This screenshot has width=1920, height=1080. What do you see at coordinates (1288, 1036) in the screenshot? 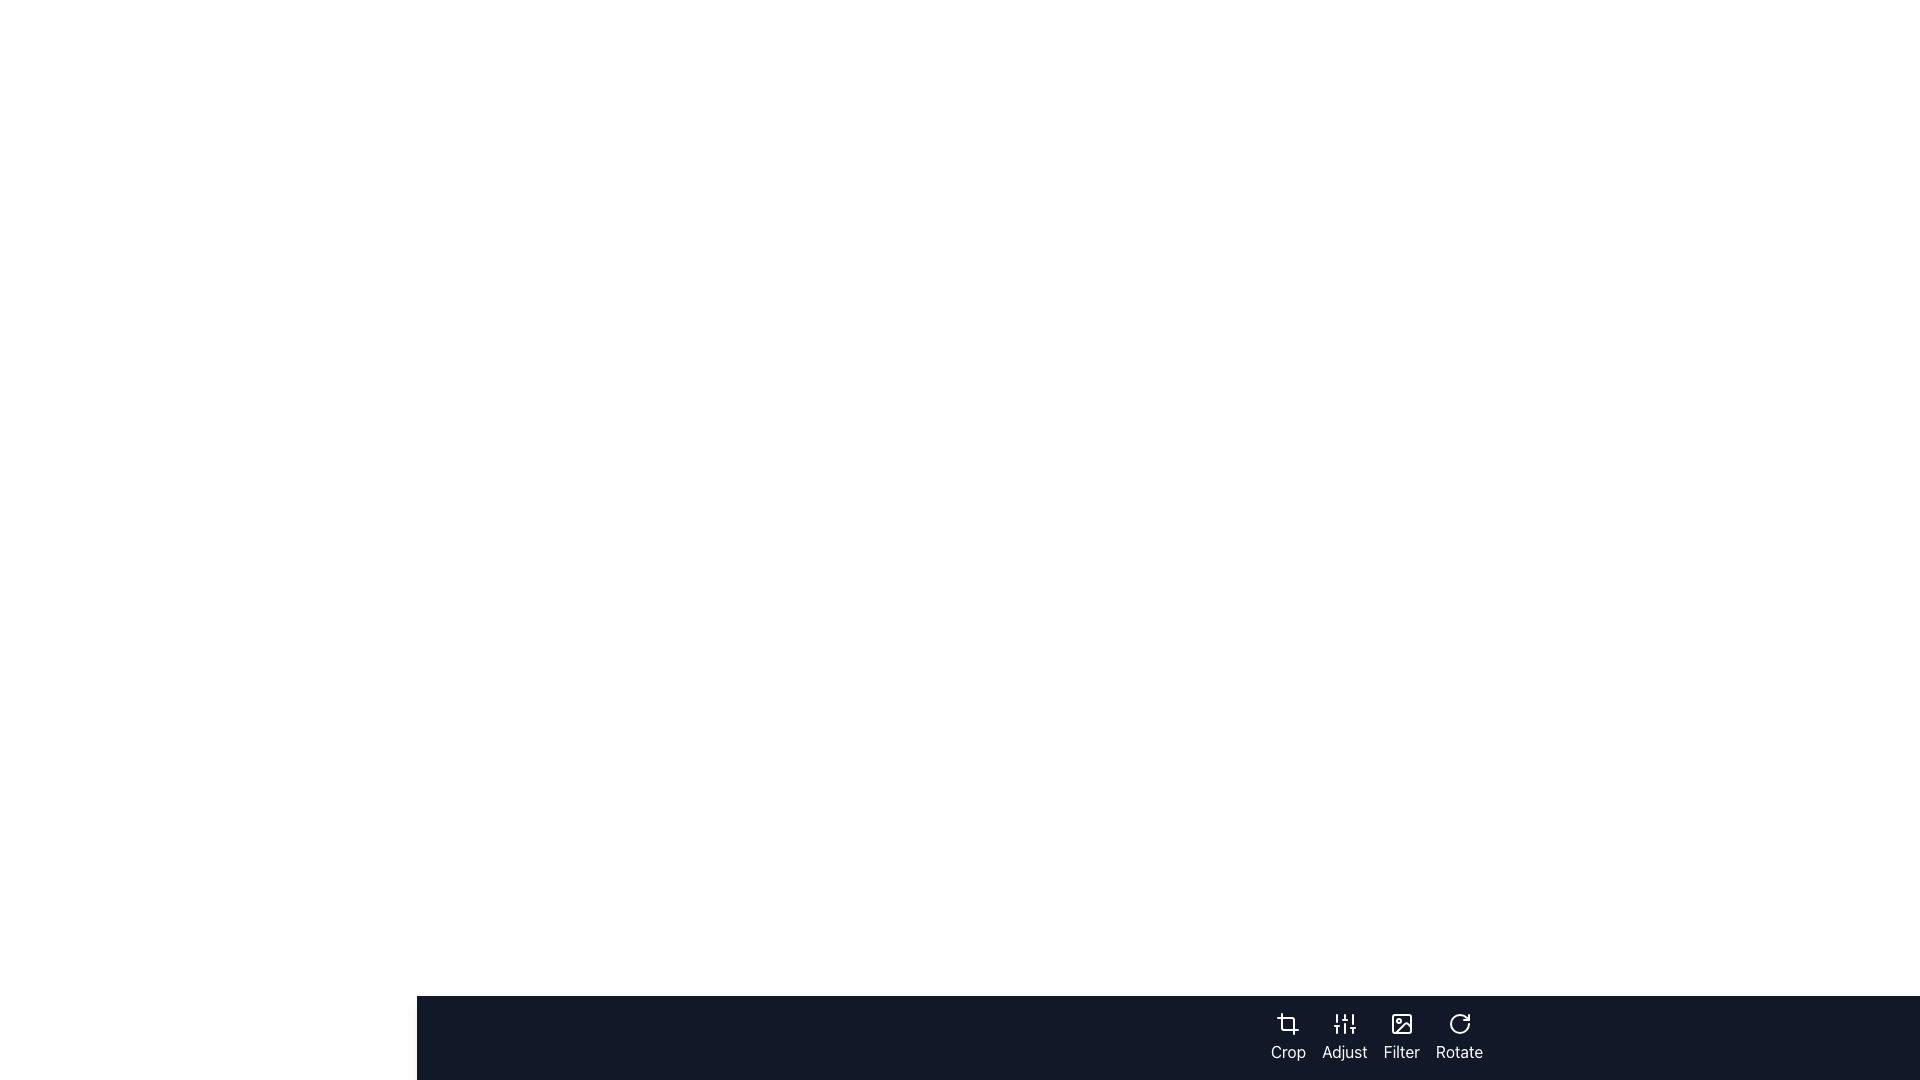
I see `the cropping tool button located at the bottom center of the interface` at bounding box center [1288, 1036].